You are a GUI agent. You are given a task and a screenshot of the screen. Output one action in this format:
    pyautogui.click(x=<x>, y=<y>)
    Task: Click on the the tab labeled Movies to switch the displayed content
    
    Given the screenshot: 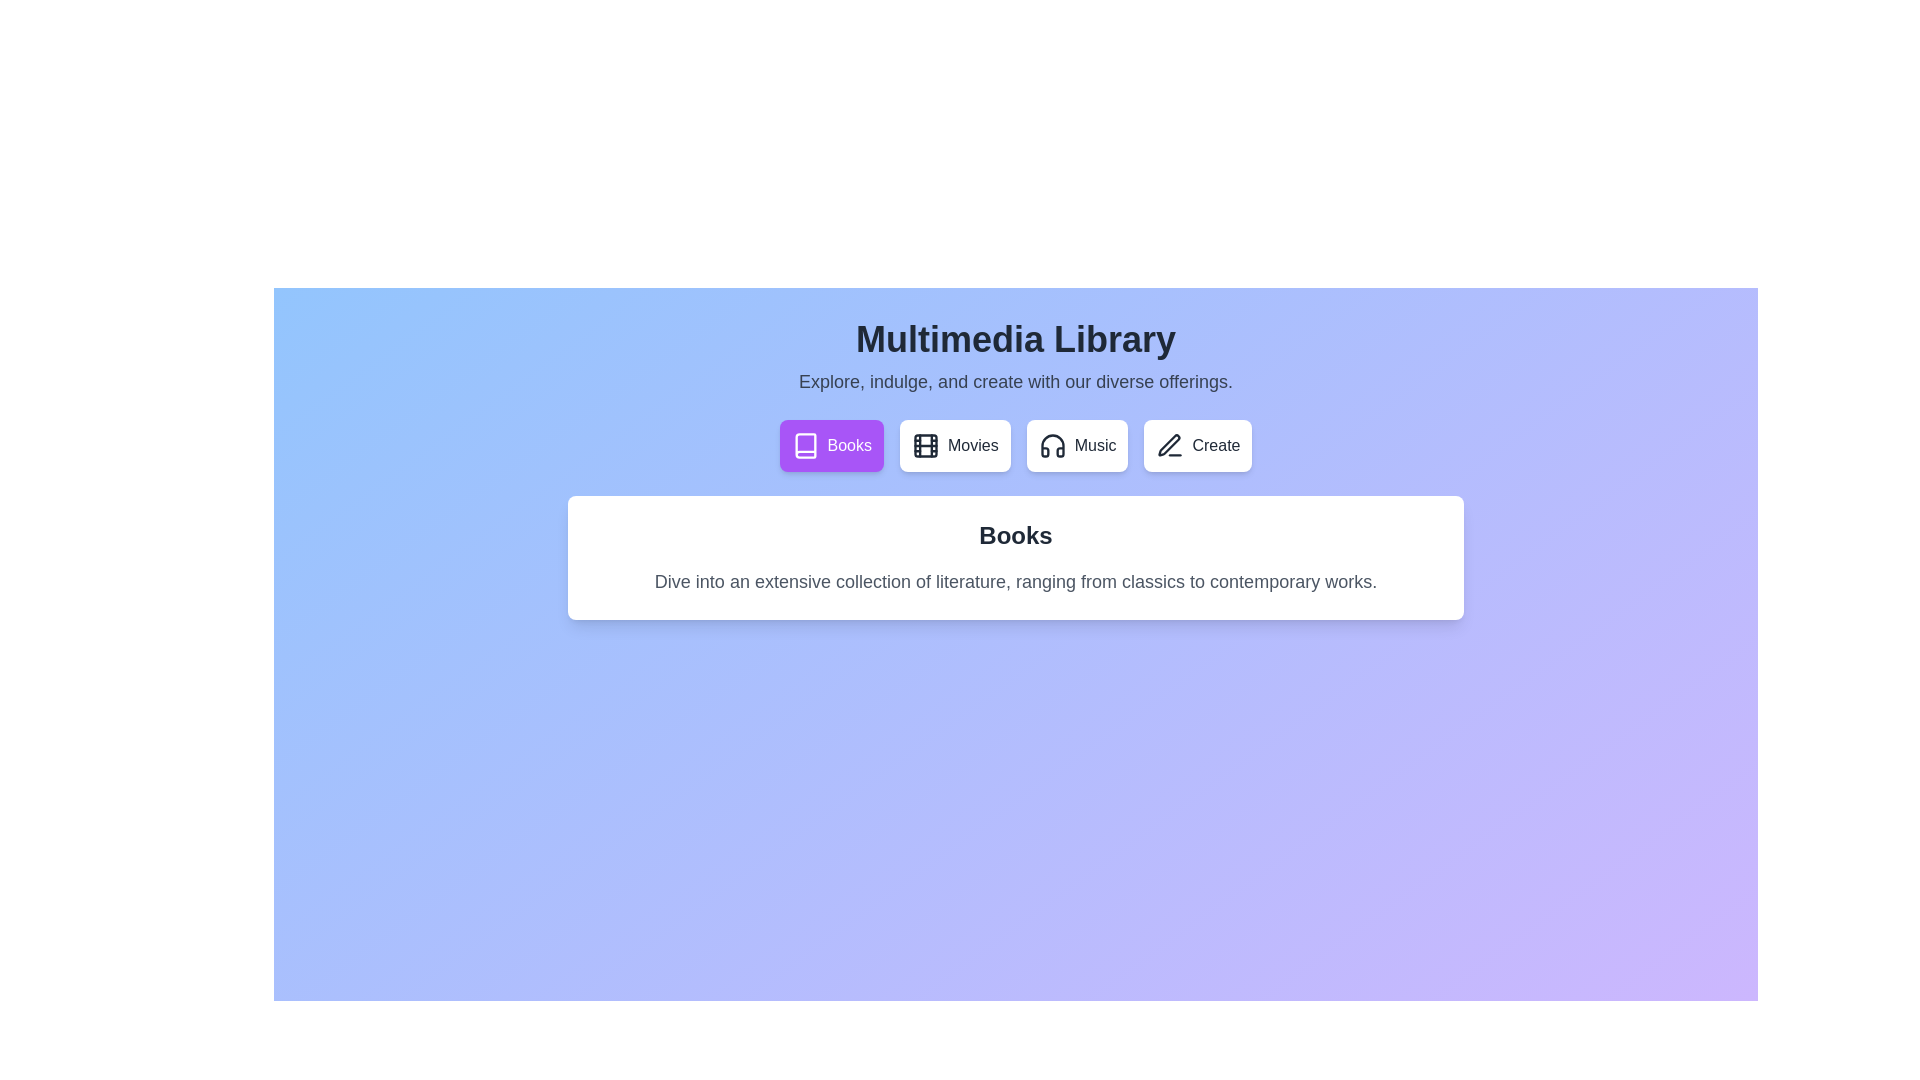 What is the action you would take?
    pyautogui.click(x=954, y=445)
    